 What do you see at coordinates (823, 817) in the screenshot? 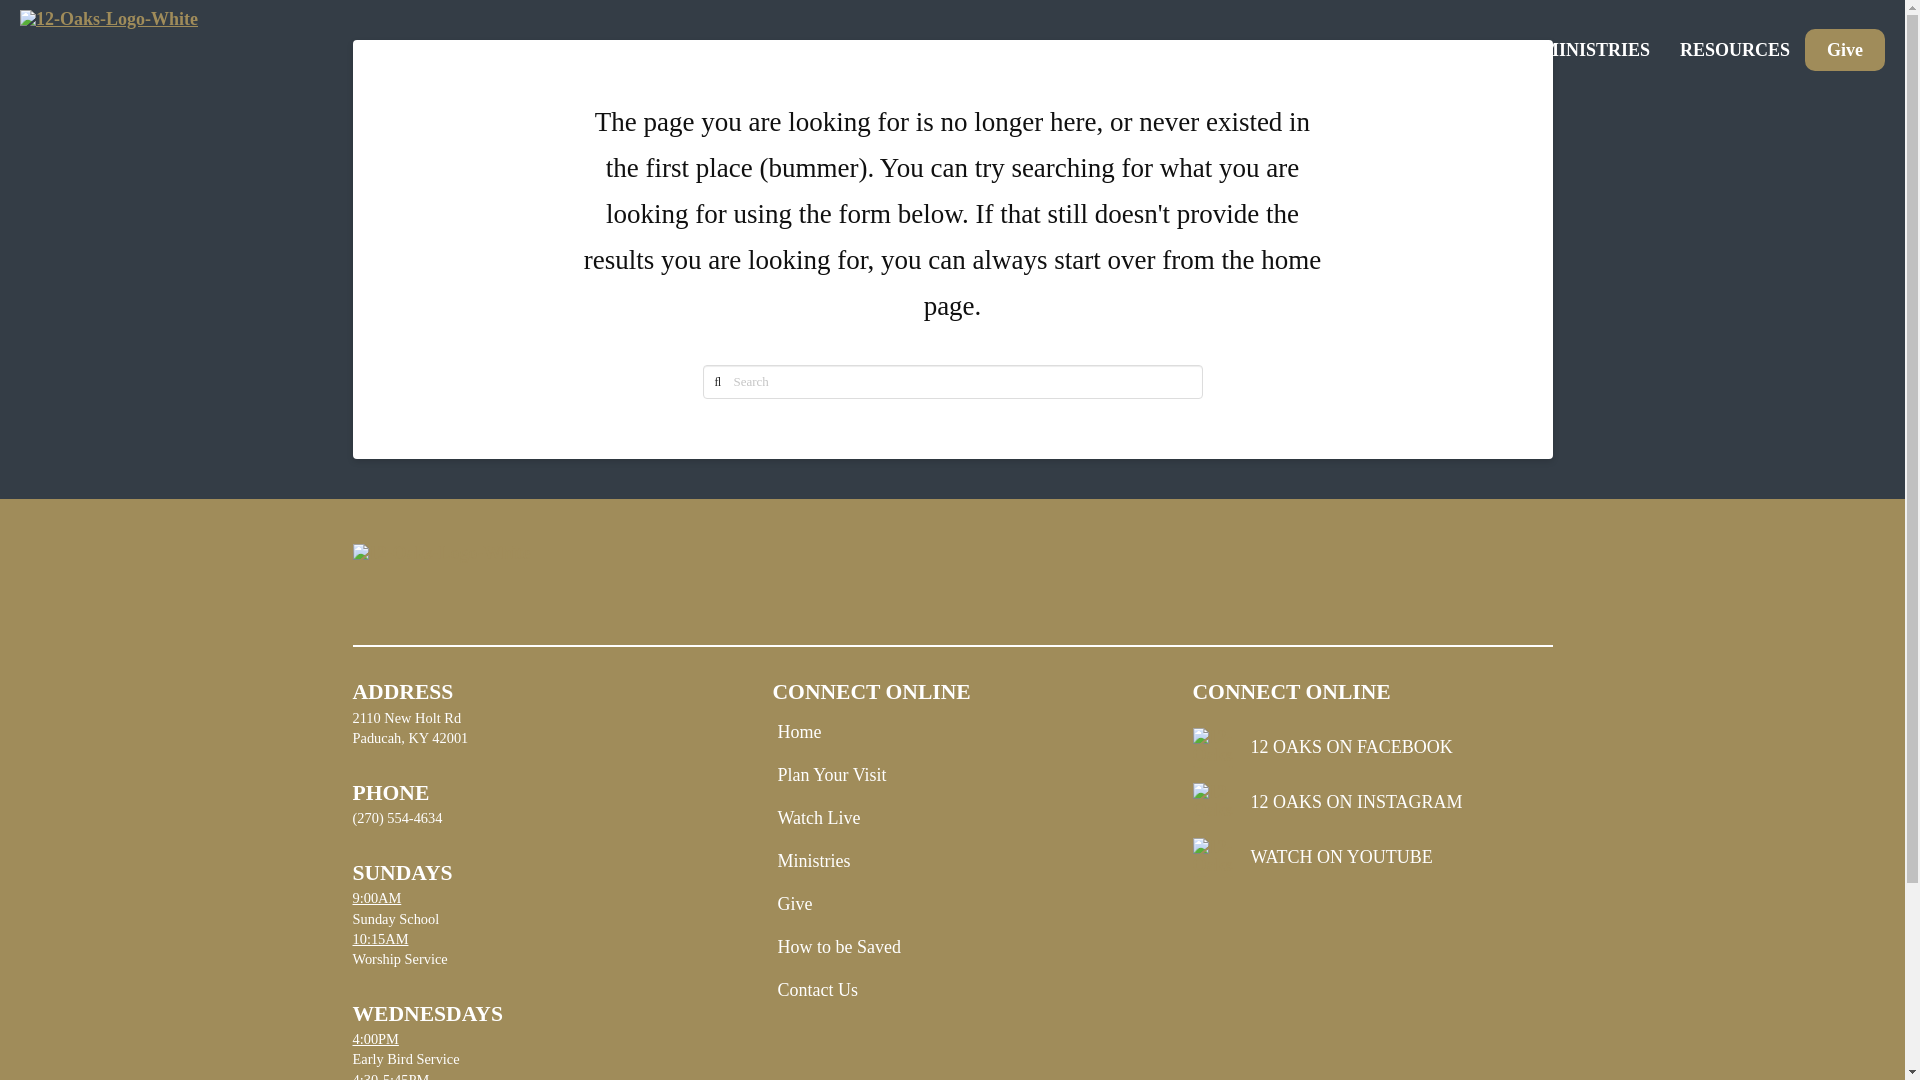
I see `'Watch Live'` at bounding box center [823, 817].